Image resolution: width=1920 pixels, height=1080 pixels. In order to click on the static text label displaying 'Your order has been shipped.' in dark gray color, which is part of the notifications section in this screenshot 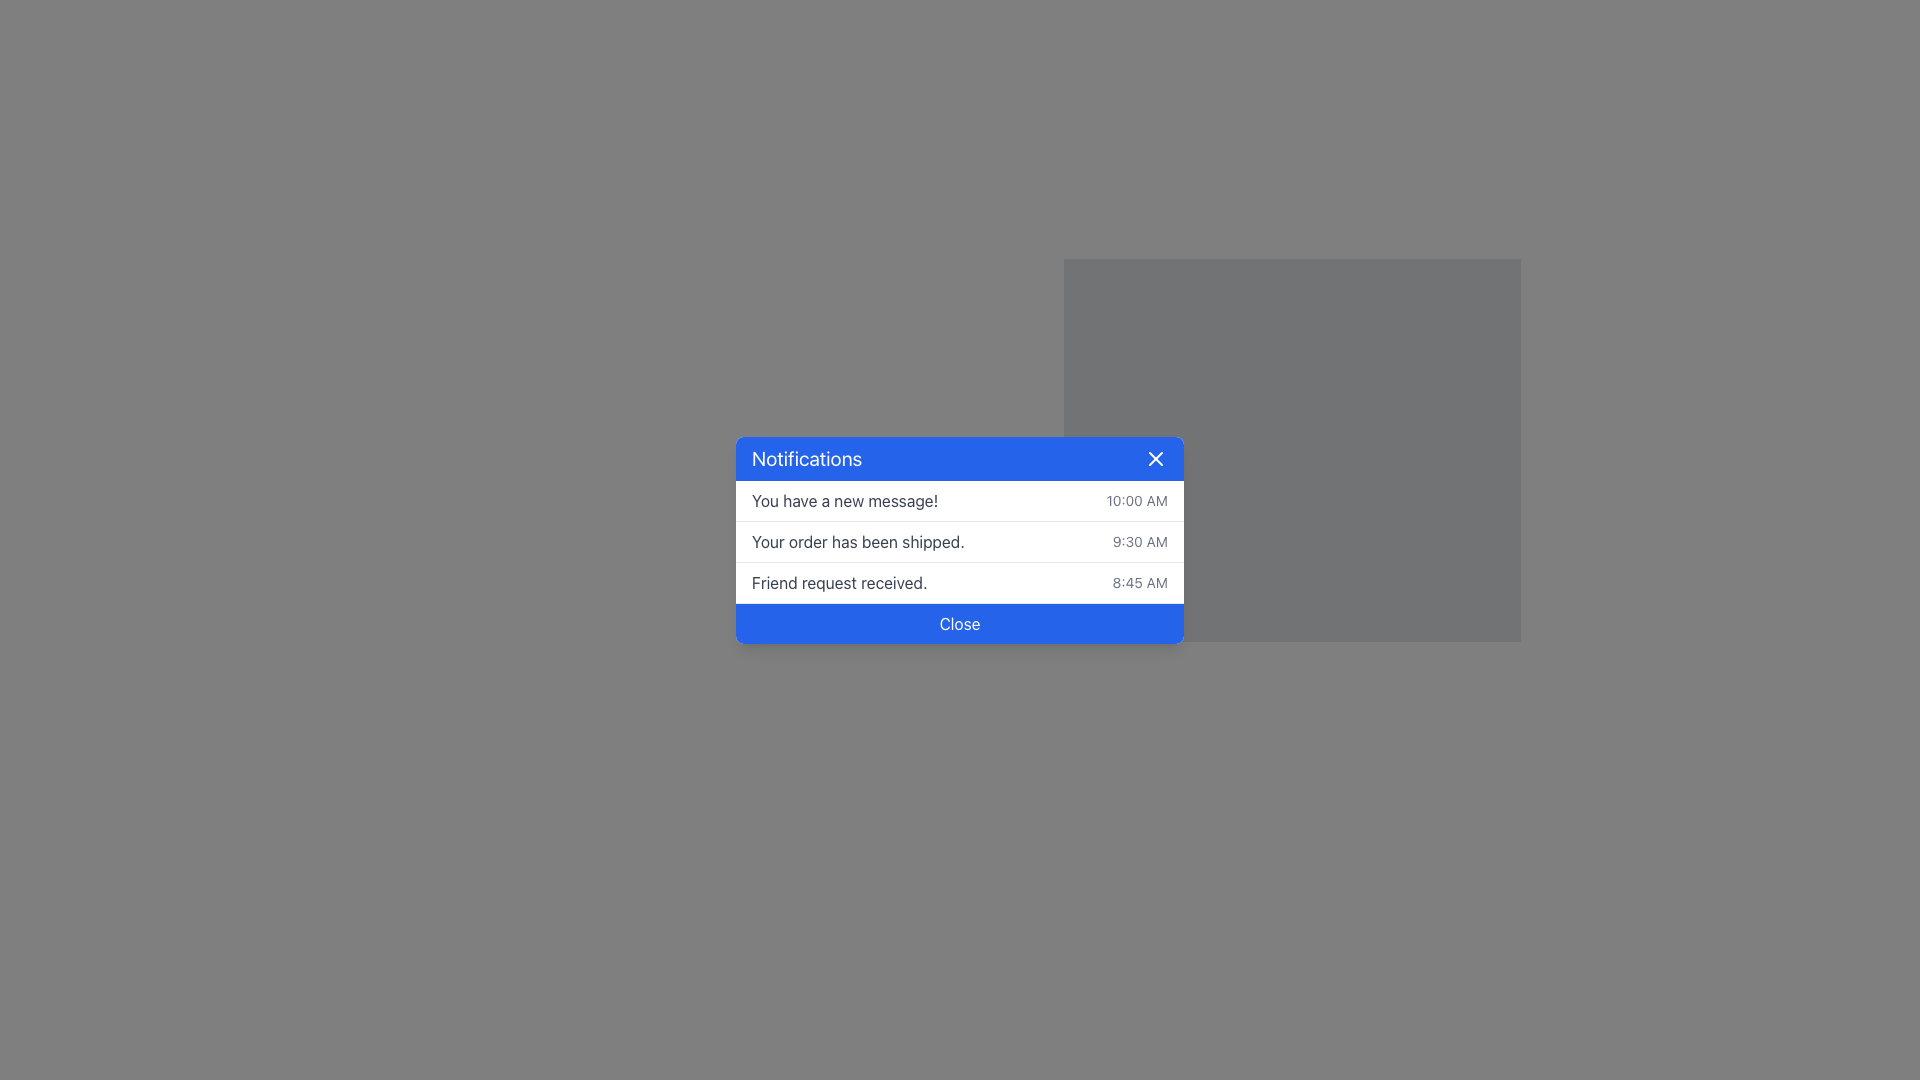, I will do `click(858, 541)`.